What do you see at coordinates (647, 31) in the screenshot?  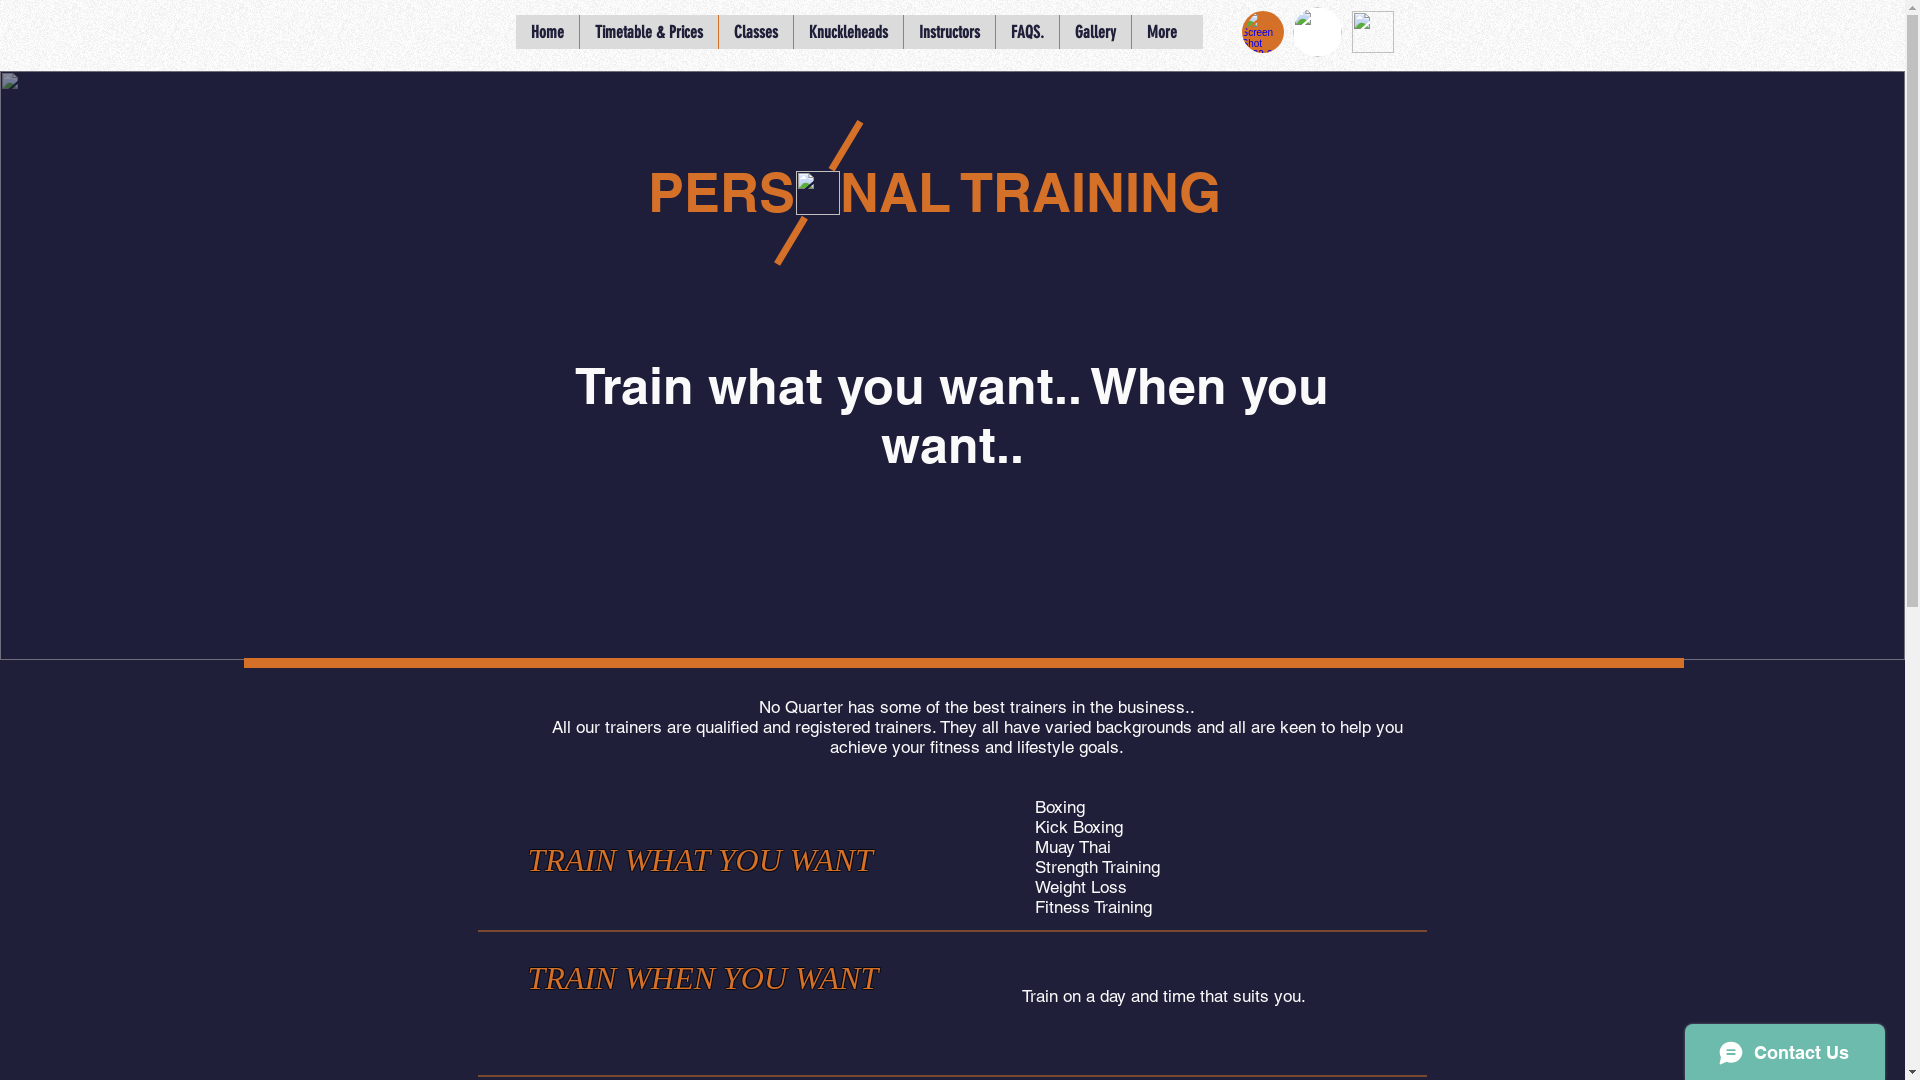 I see `'Timetable & Prices'` at bounding box center [647, 31].